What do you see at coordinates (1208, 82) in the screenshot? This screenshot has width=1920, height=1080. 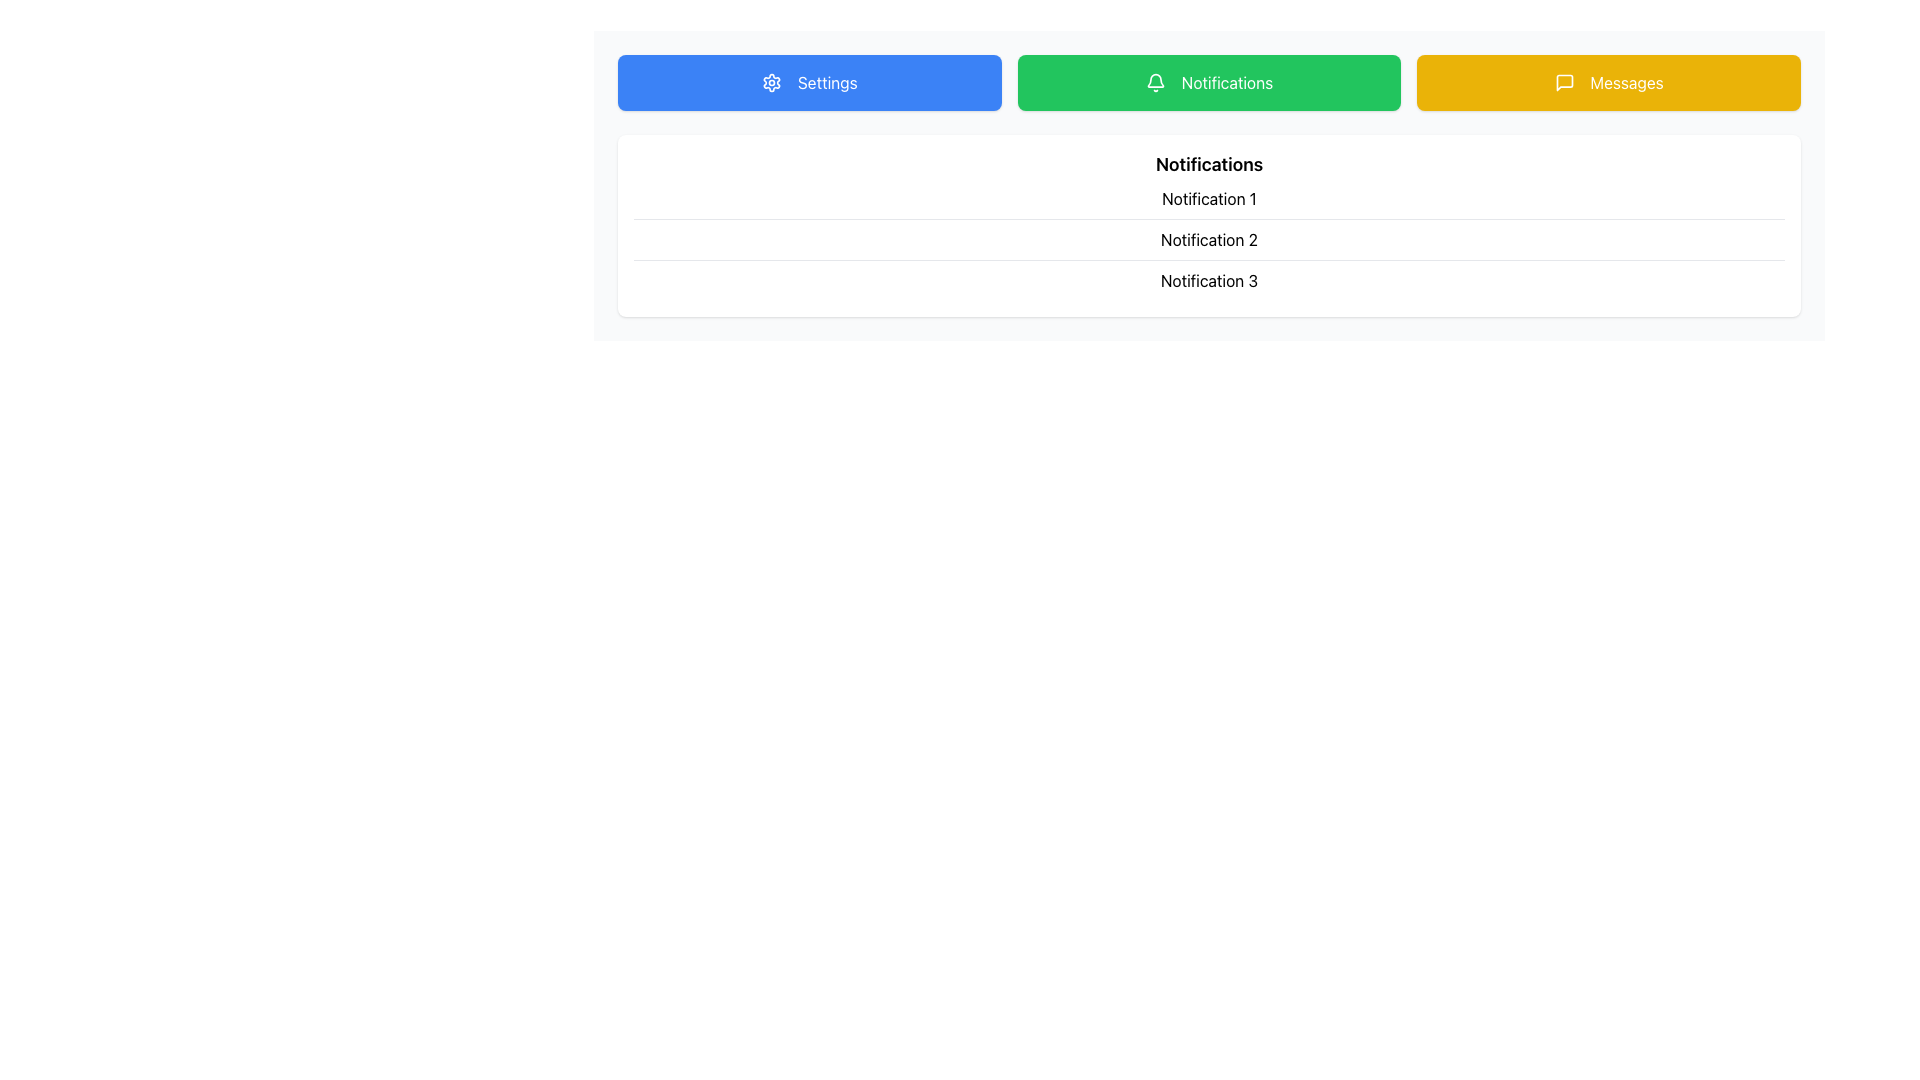 I see `the notifications button located between the 'Settings' button and the 'Messages' button in the top center of the interface` at bounding box center [1208, 82].